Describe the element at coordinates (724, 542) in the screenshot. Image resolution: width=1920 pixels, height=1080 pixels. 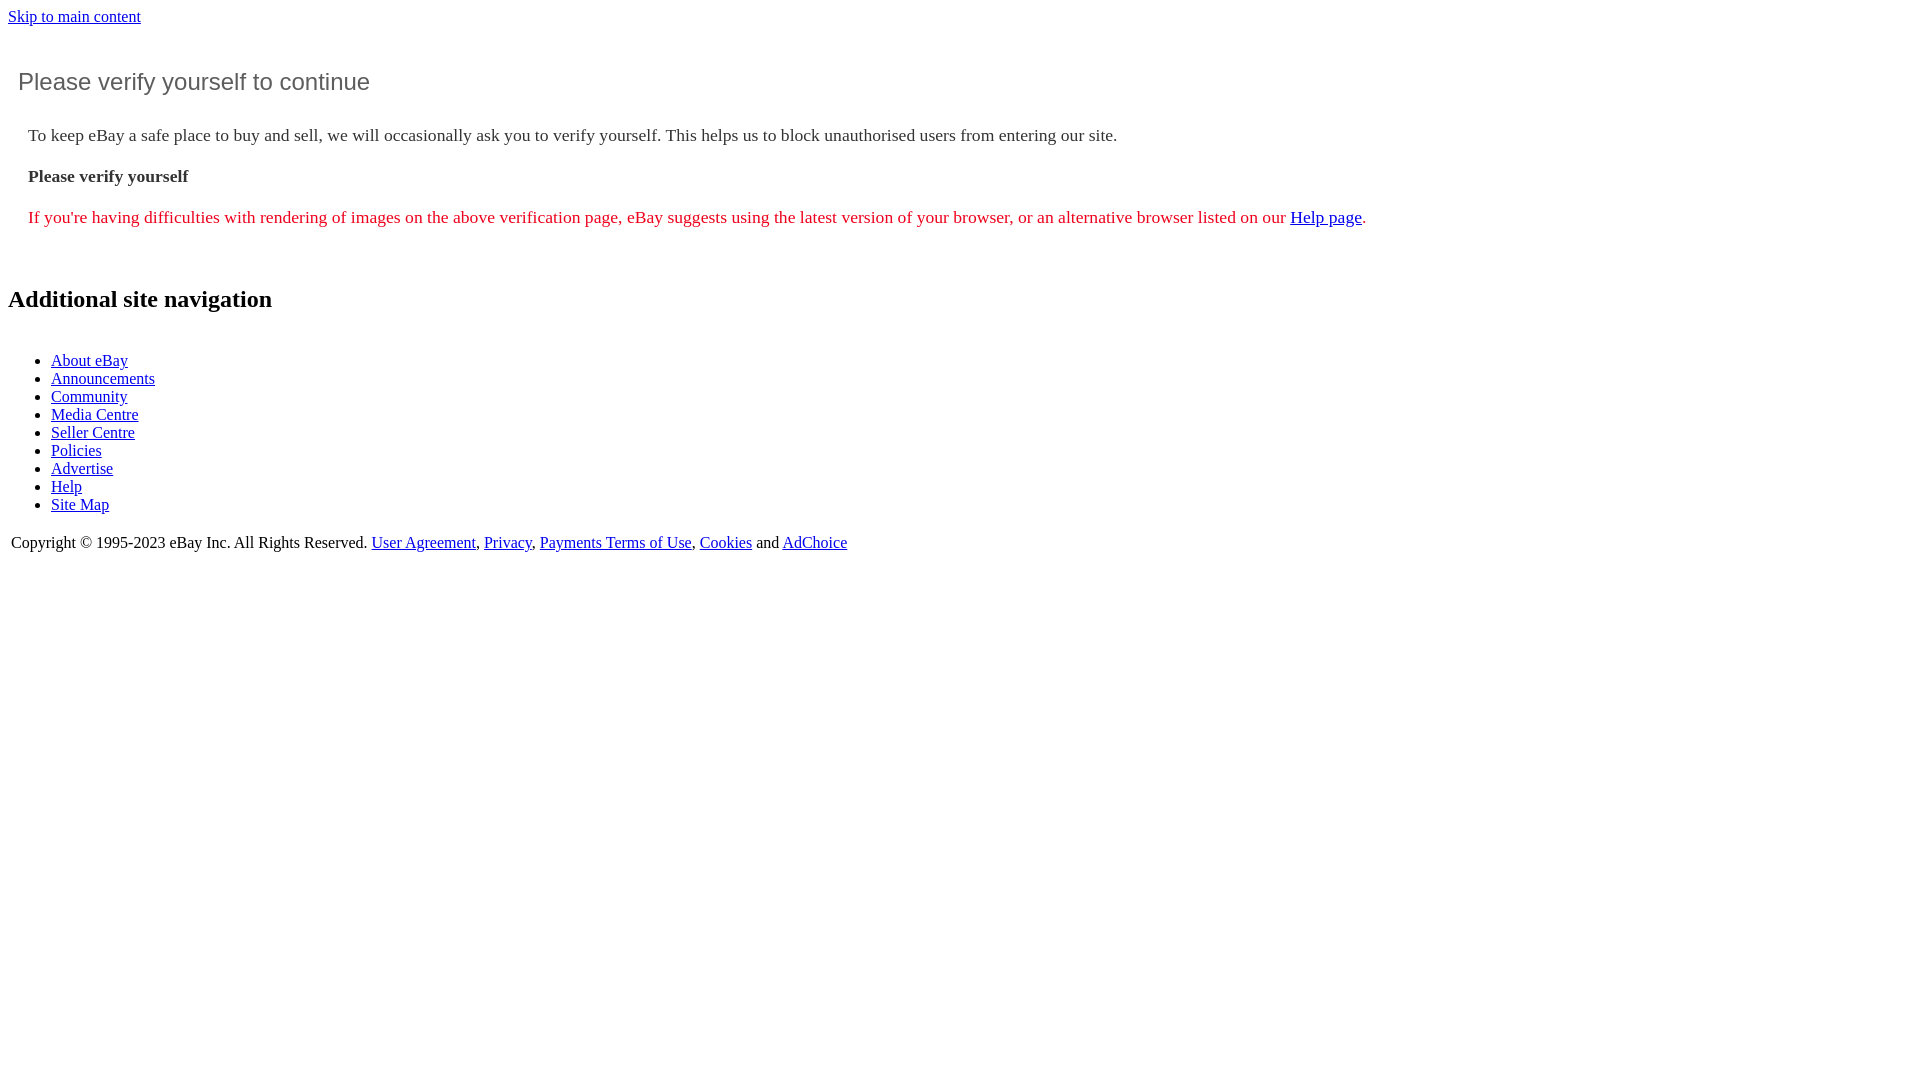
I see `'Cookies'` at that location.